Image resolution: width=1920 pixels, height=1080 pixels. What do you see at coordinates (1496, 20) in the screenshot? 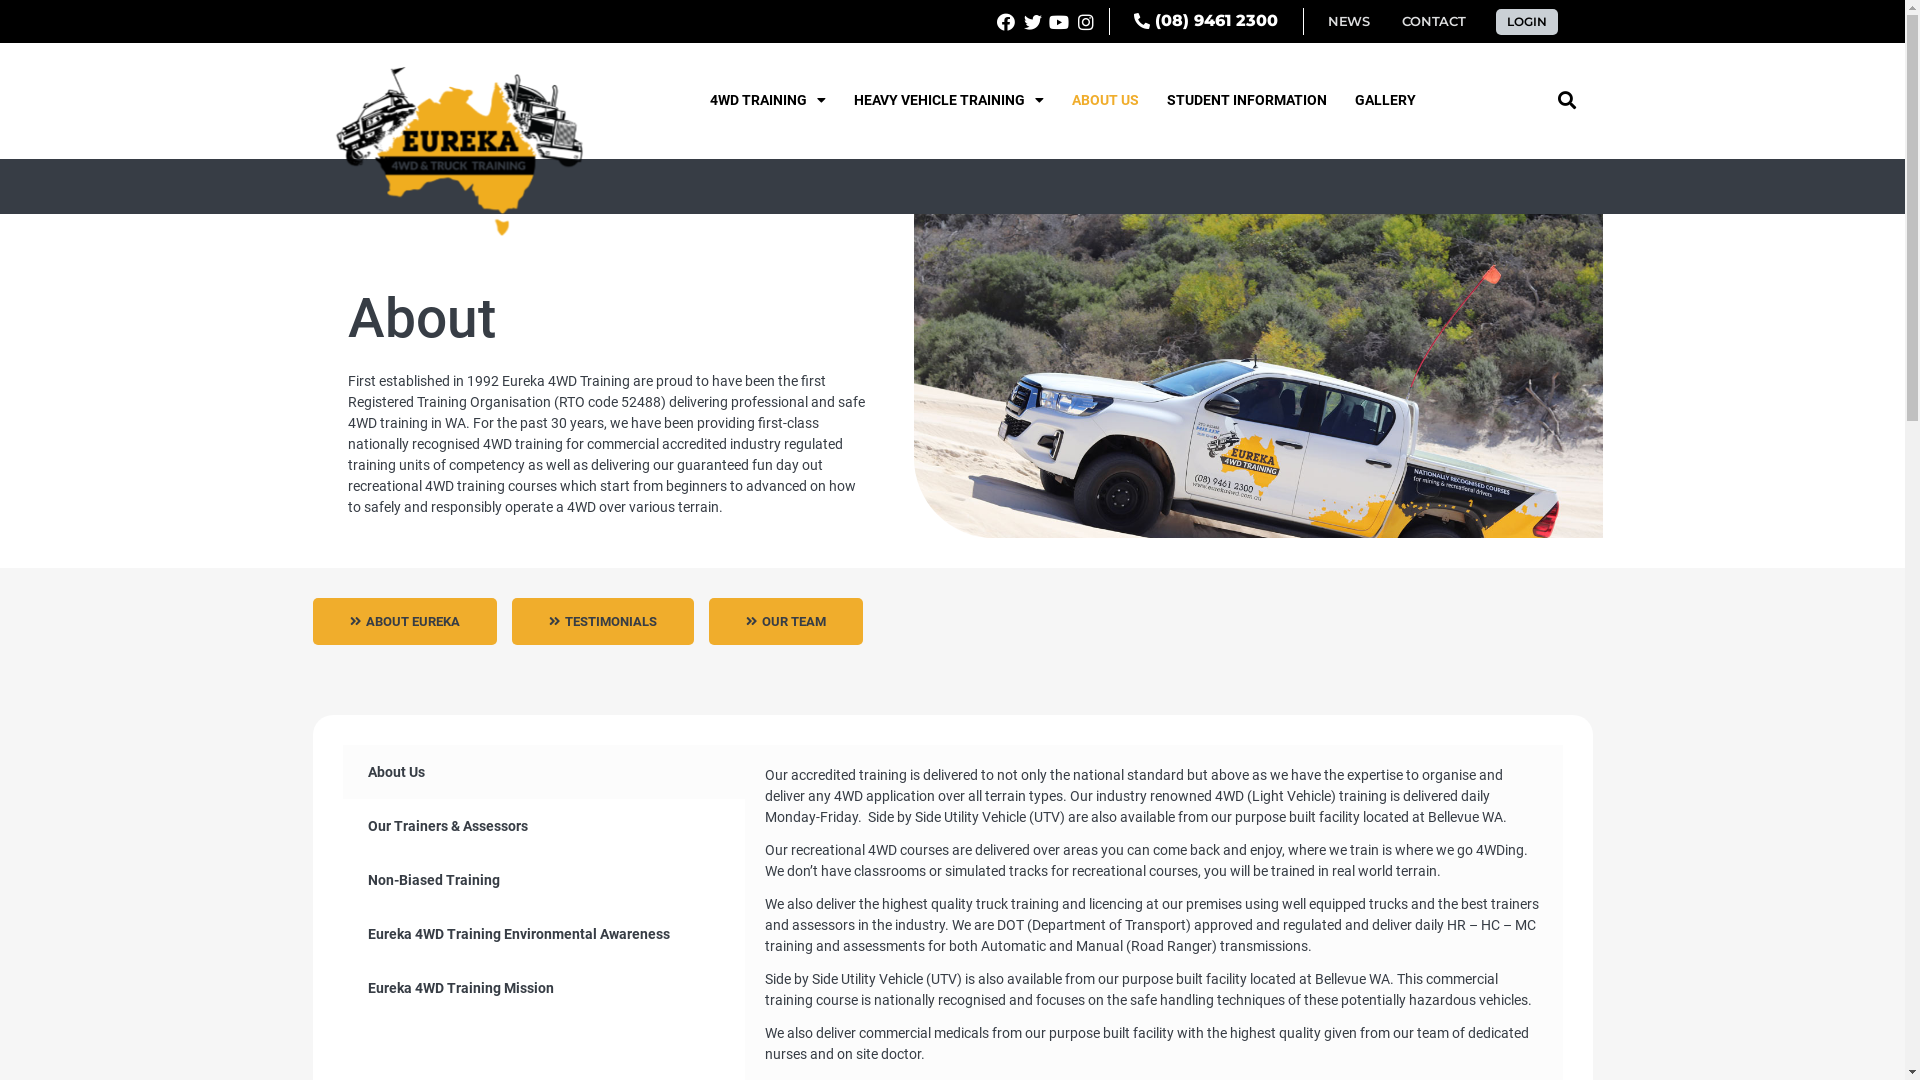
I see `'LOGIN'` at bounding box center [1496, 20].